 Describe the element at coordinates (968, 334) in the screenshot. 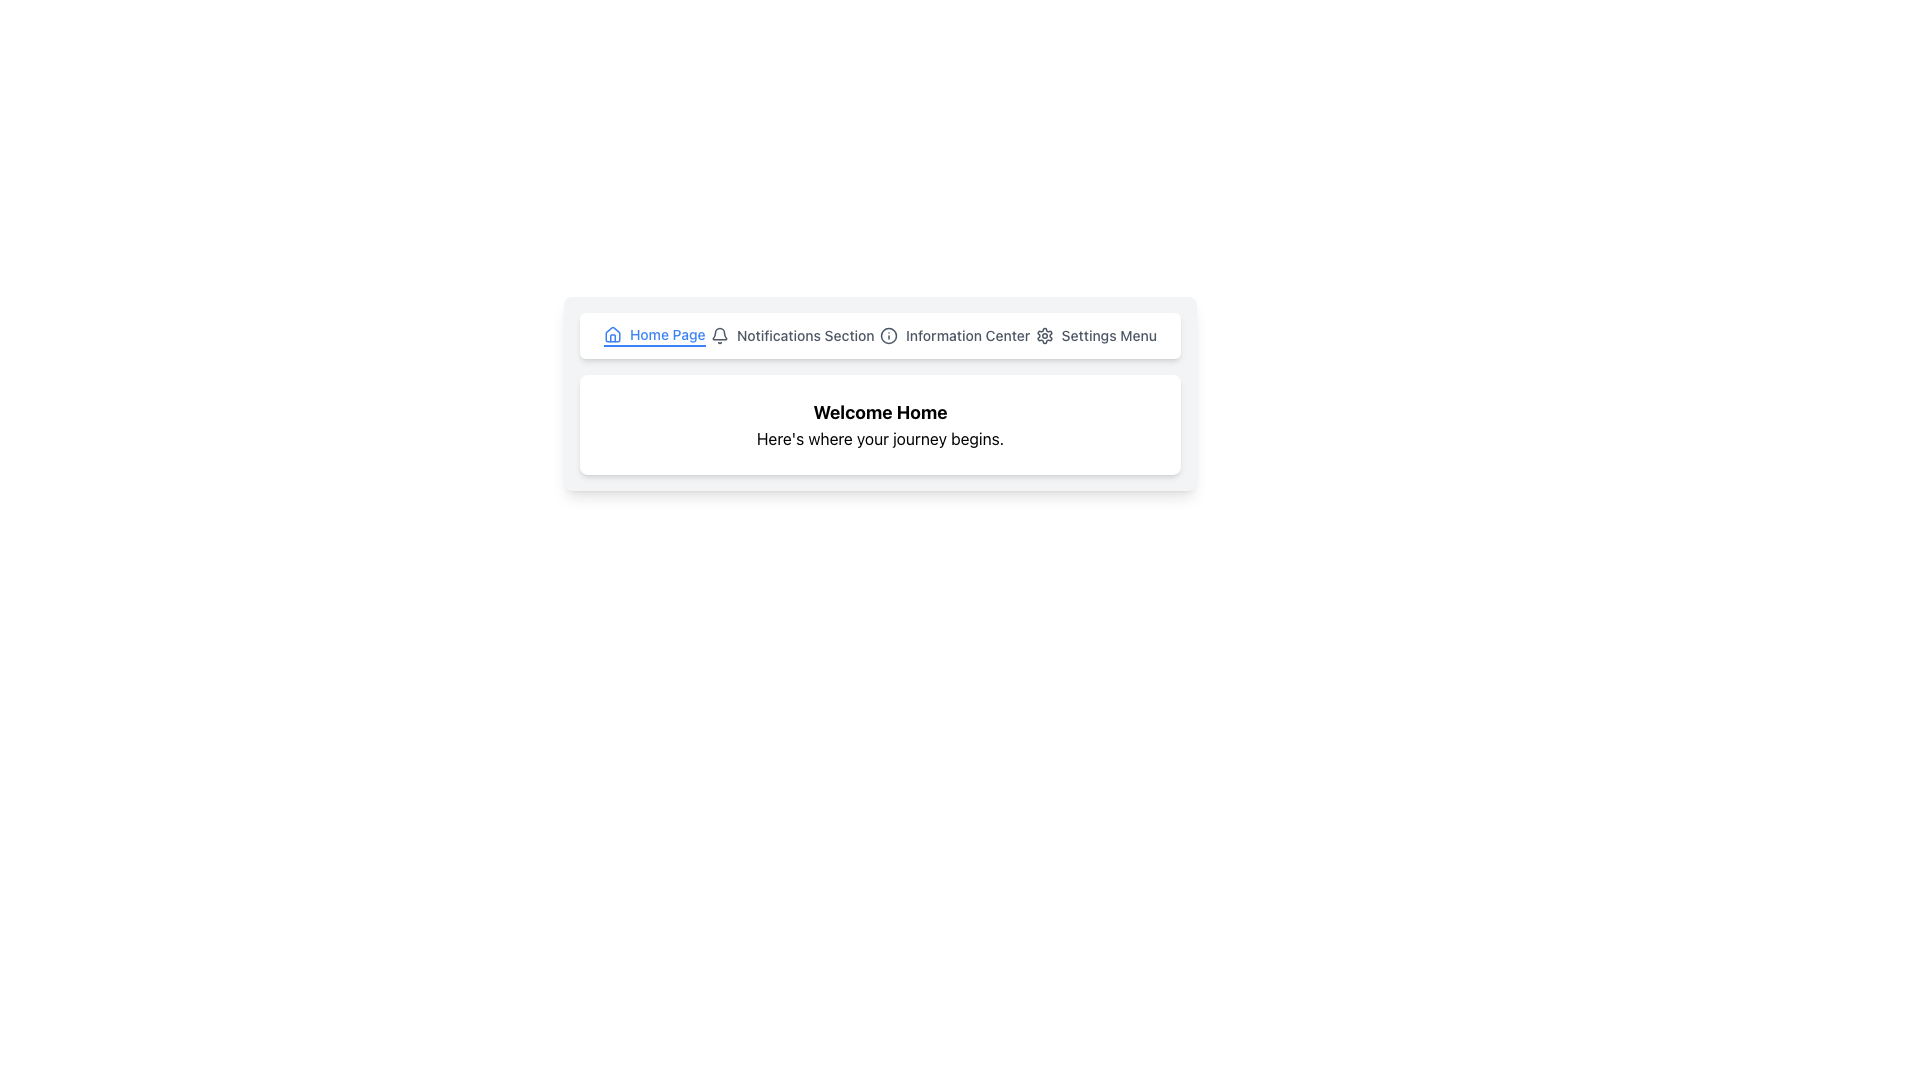

I see `the 'Information Center' text label in the navigation bar to trigger the tooltip` at that location.